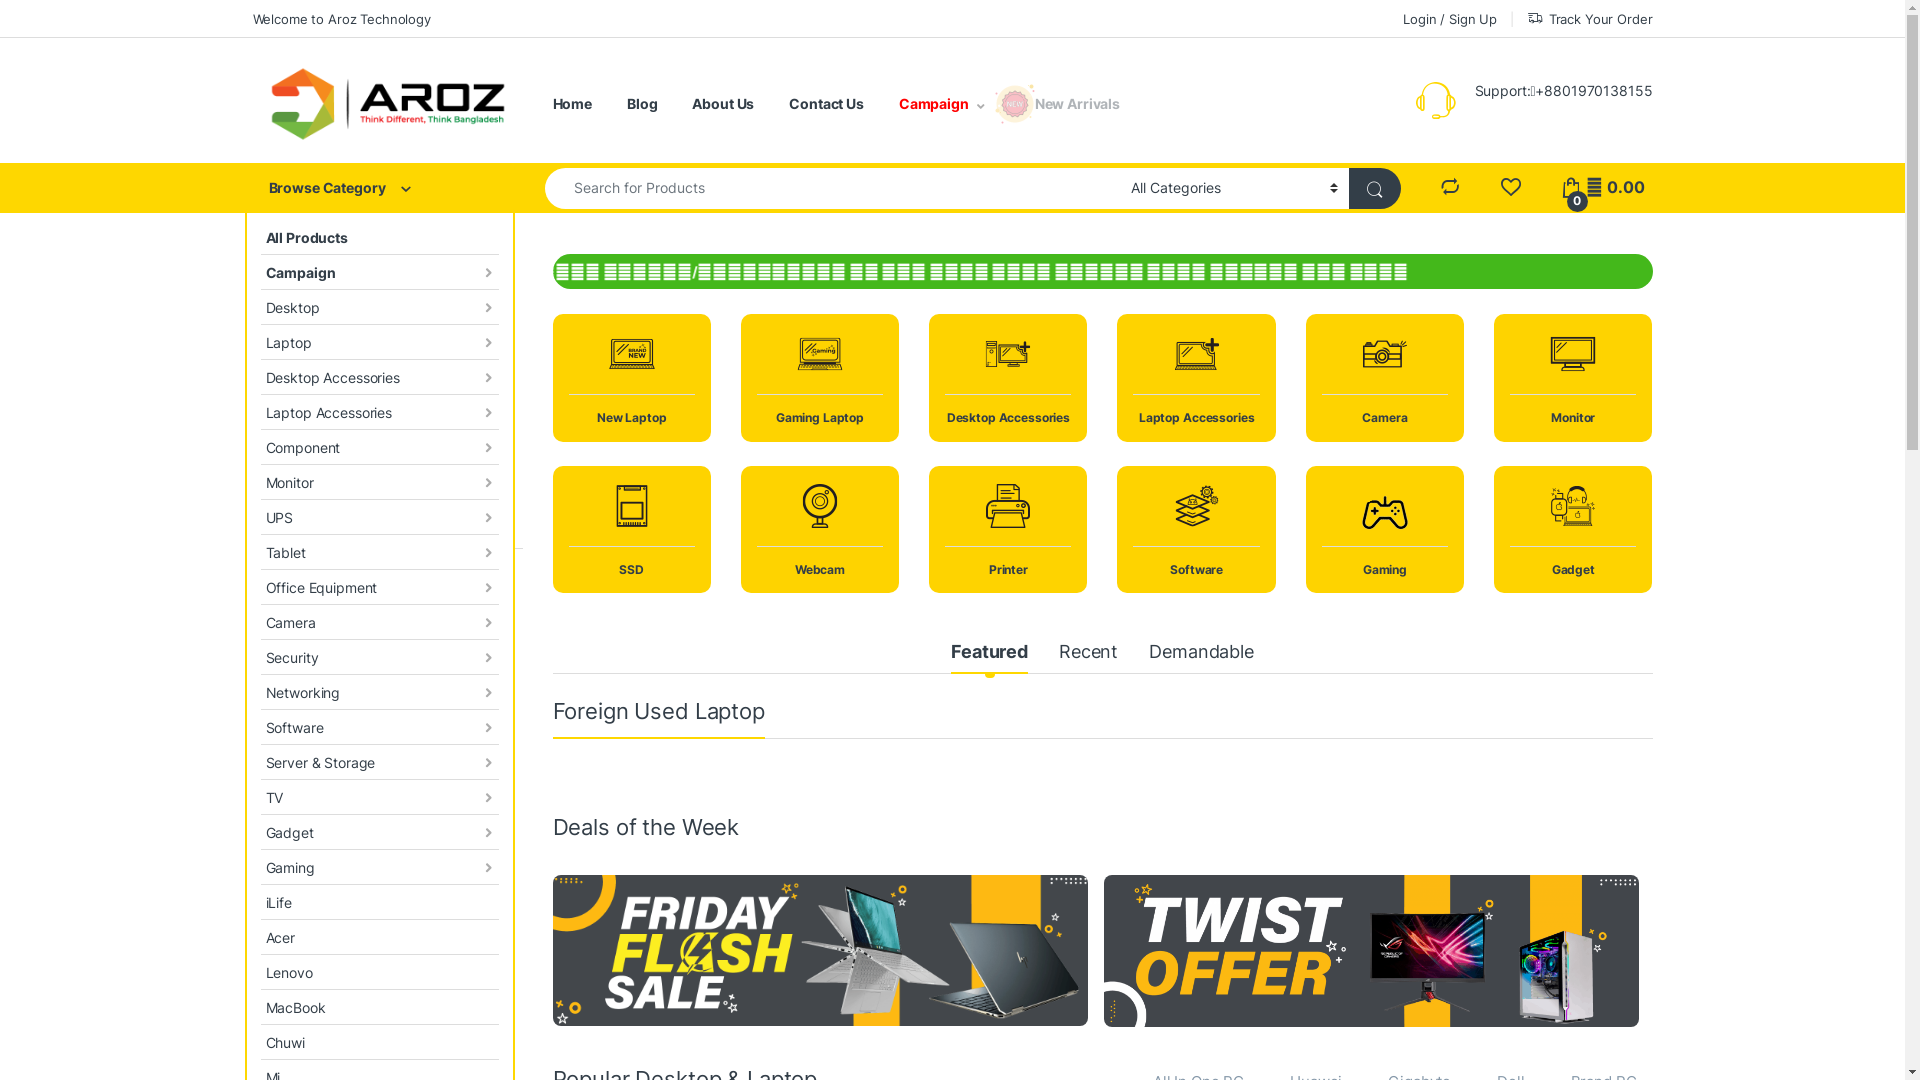 The width and height of the screenshot is (1920, 1080). Describe the element at coordinates (379, 937) in the screenshot. I see `'Acer'` at that location.